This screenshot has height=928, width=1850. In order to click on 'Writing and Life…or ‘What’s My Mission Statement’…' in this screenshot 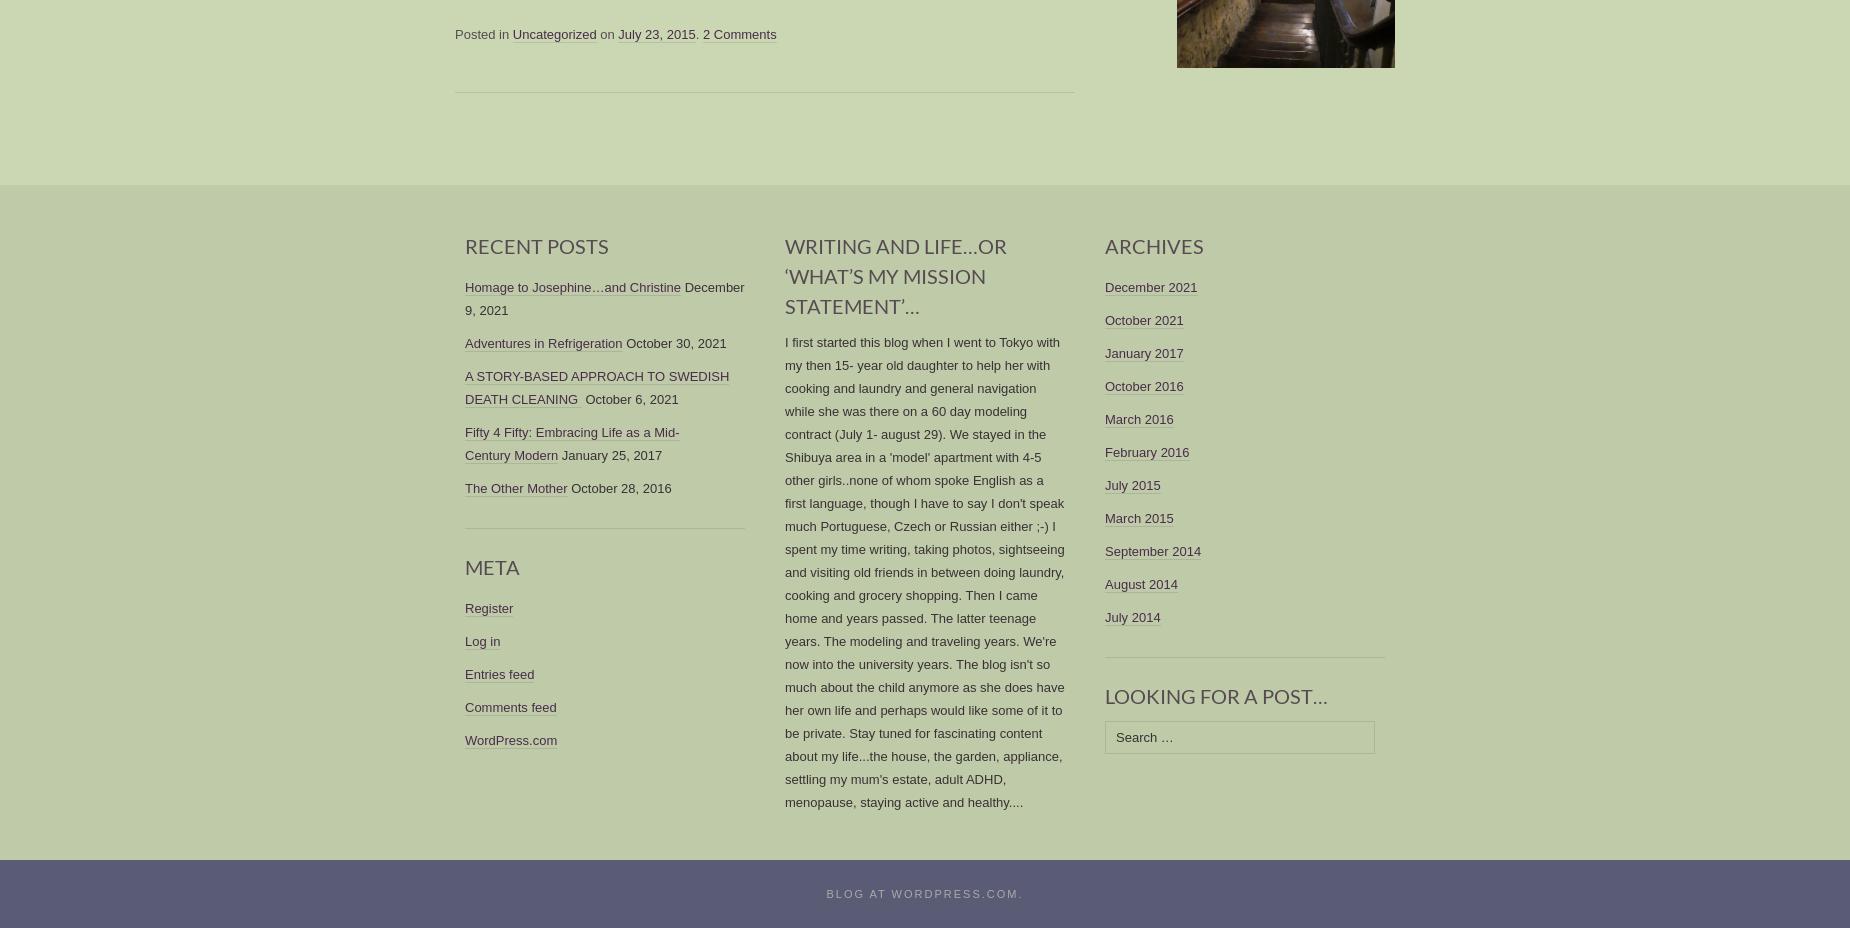, I will do `click(895, 274)`.